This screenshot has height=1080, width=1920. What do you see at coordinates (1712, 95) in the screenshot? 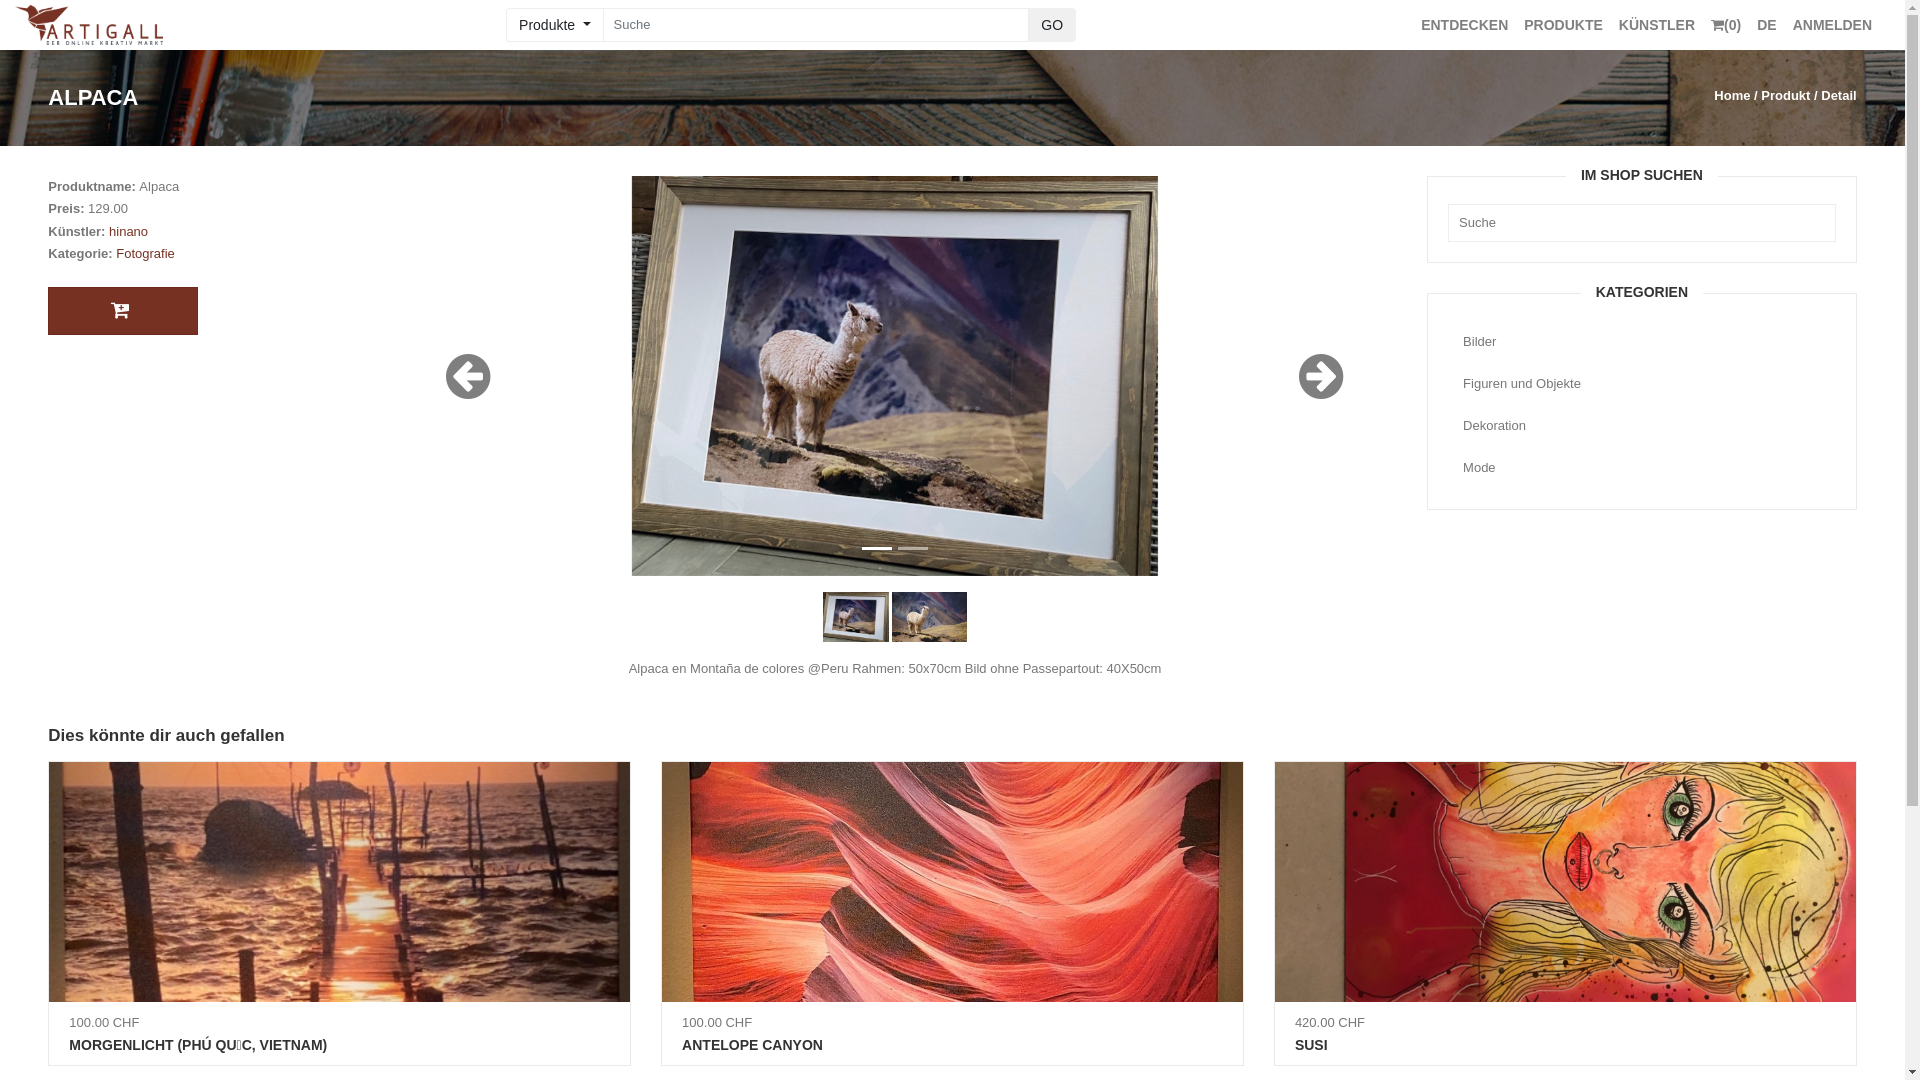
I see `'Home'` at bounding box center [1712, 95].